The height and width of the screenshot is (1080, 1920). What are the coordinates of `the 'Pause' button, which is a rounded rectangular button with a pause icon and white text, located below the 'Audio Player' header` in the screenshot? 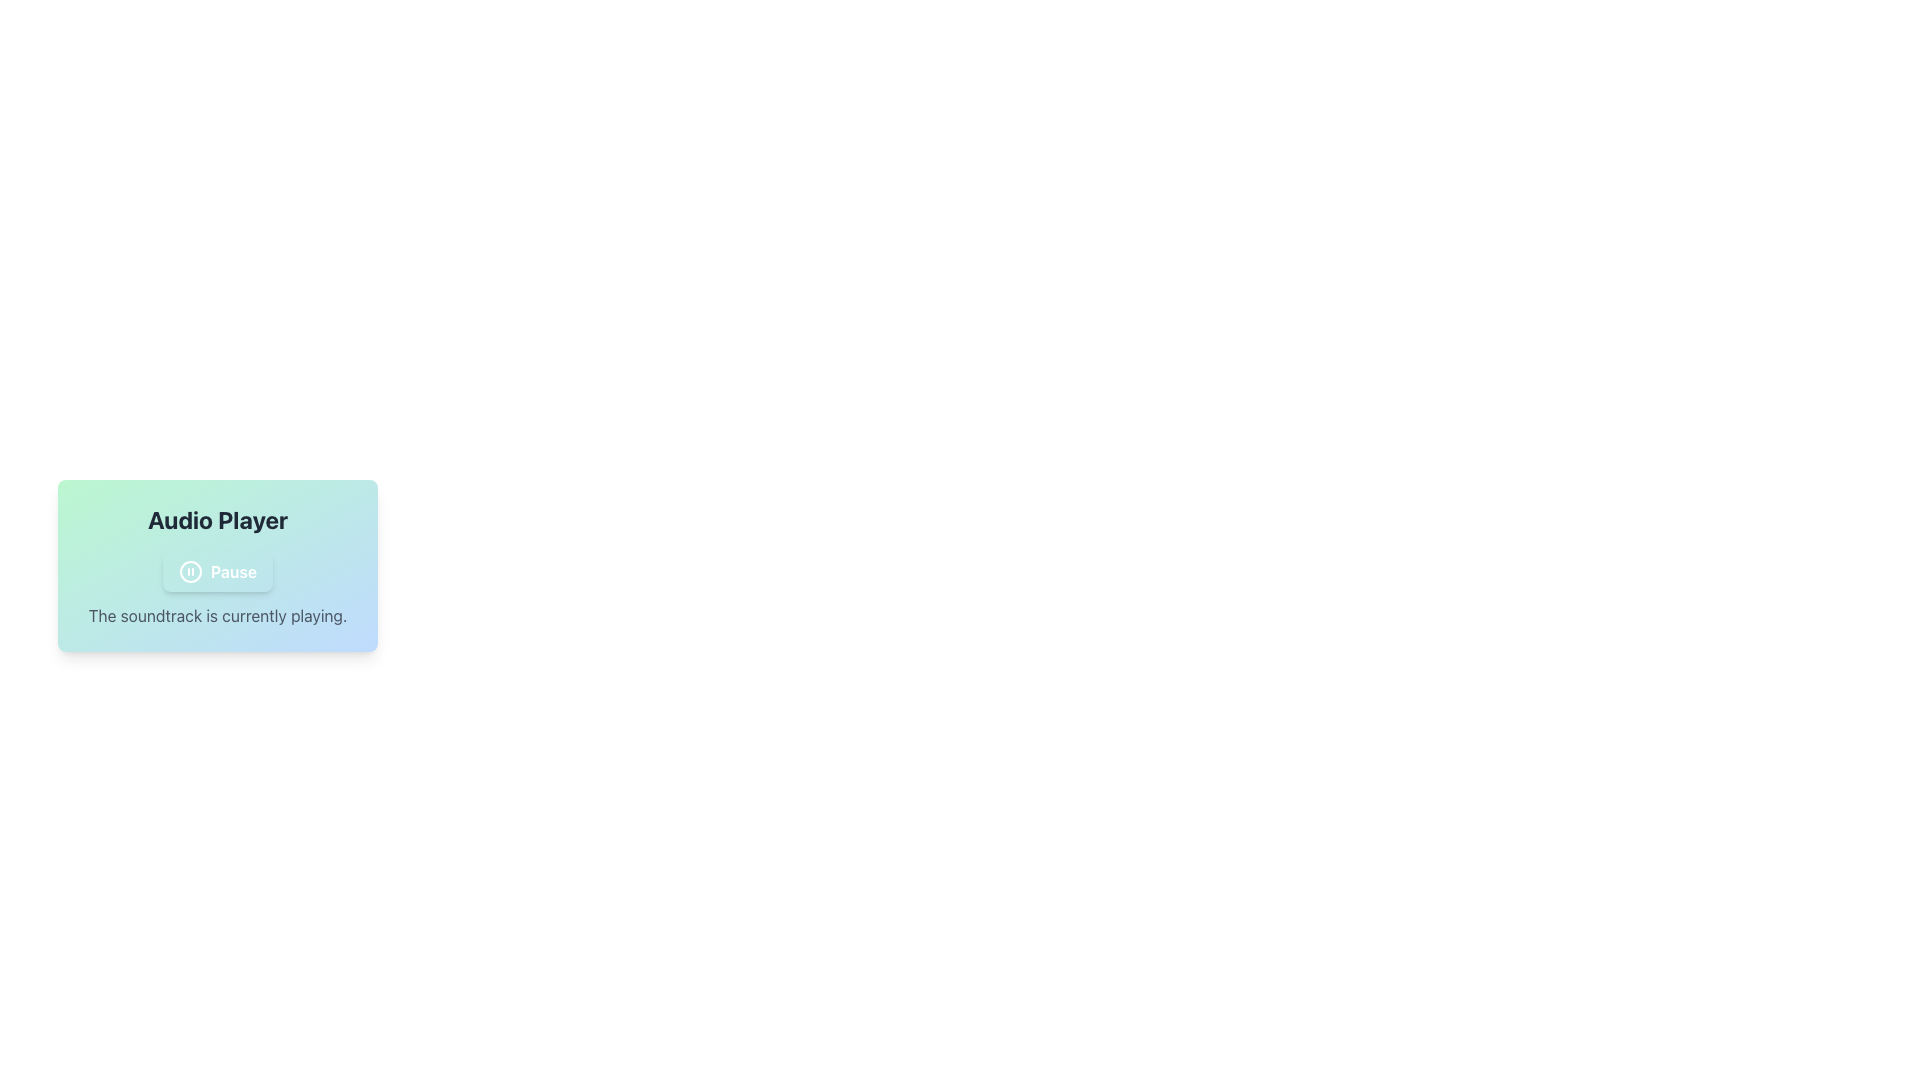 It's located at (217, 571).